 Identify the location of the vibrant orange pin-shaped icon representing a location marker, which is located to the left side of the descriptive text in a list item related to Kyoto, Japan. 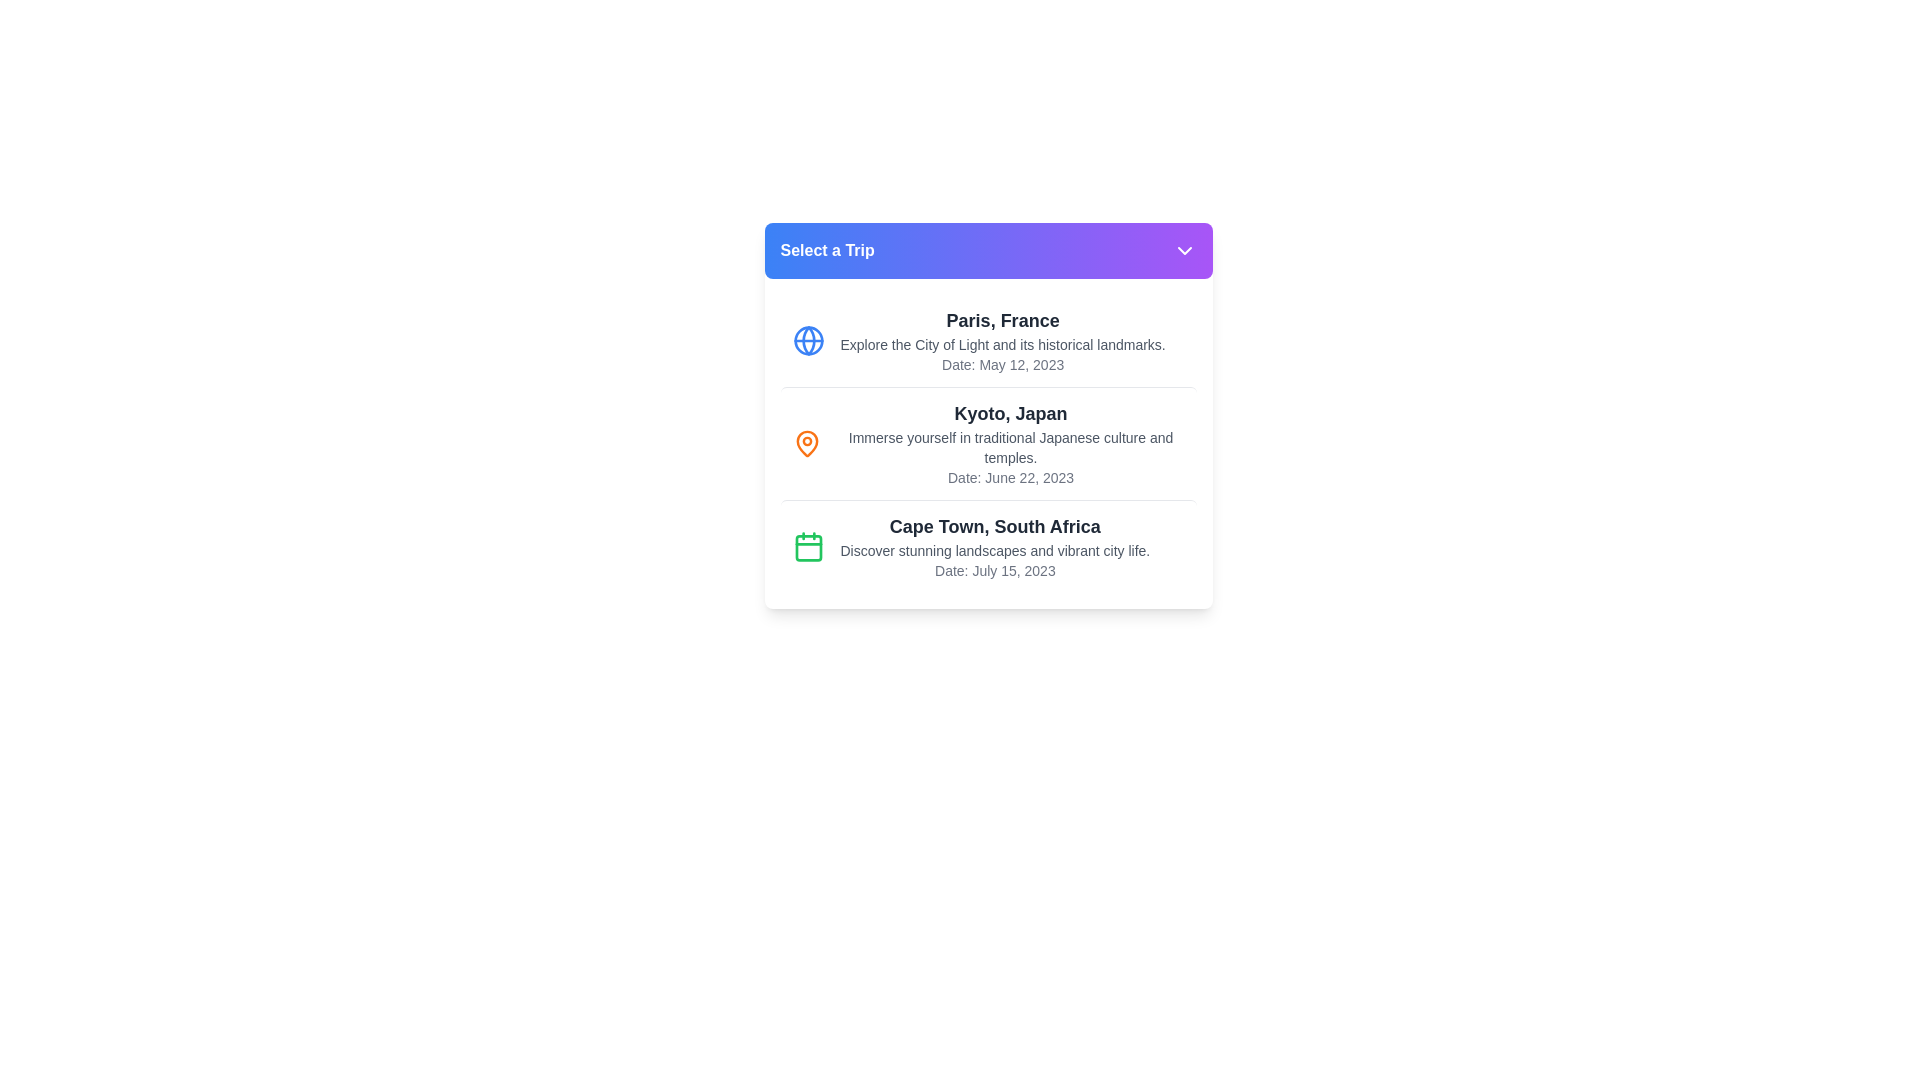
(806, 442).